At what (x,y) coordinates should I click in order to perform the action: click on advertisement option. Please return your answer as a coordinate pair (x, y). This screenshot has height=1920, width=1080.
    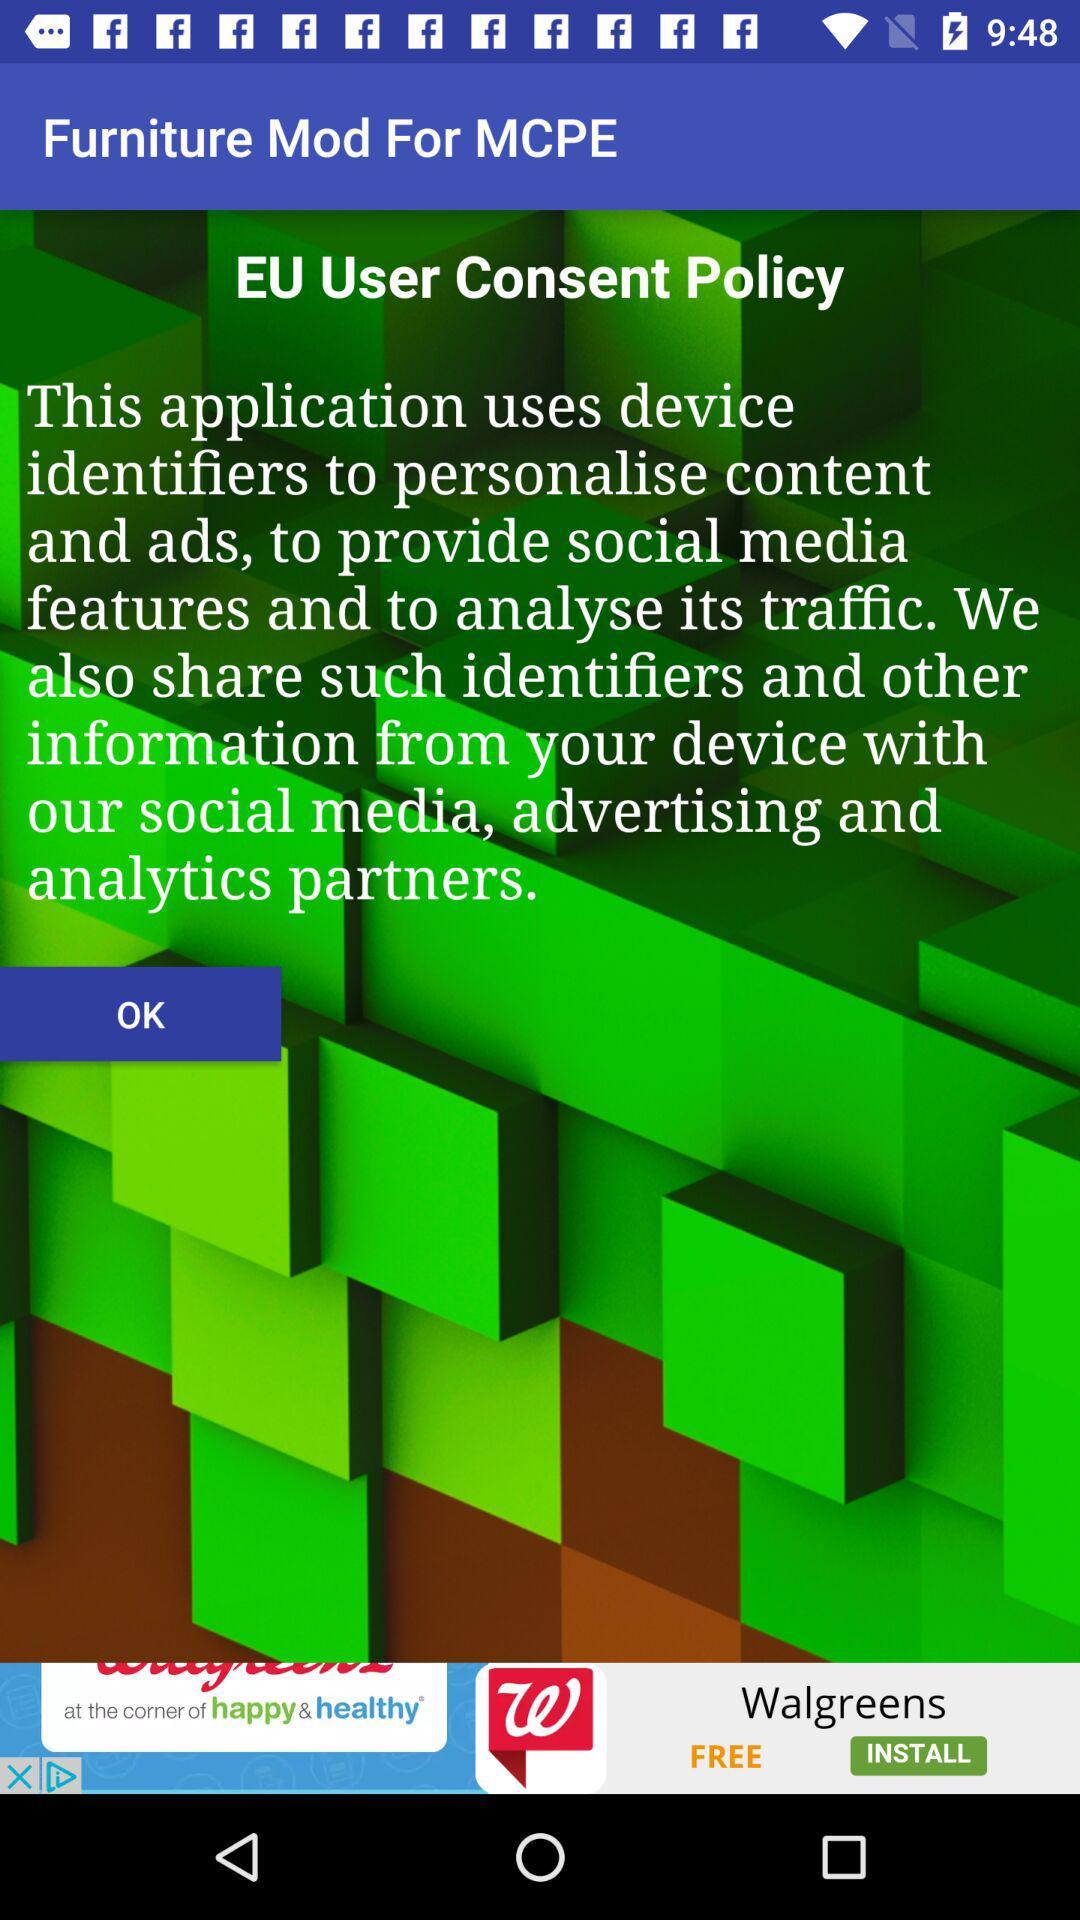
    Looking at the image, I should click on (540, 1727).